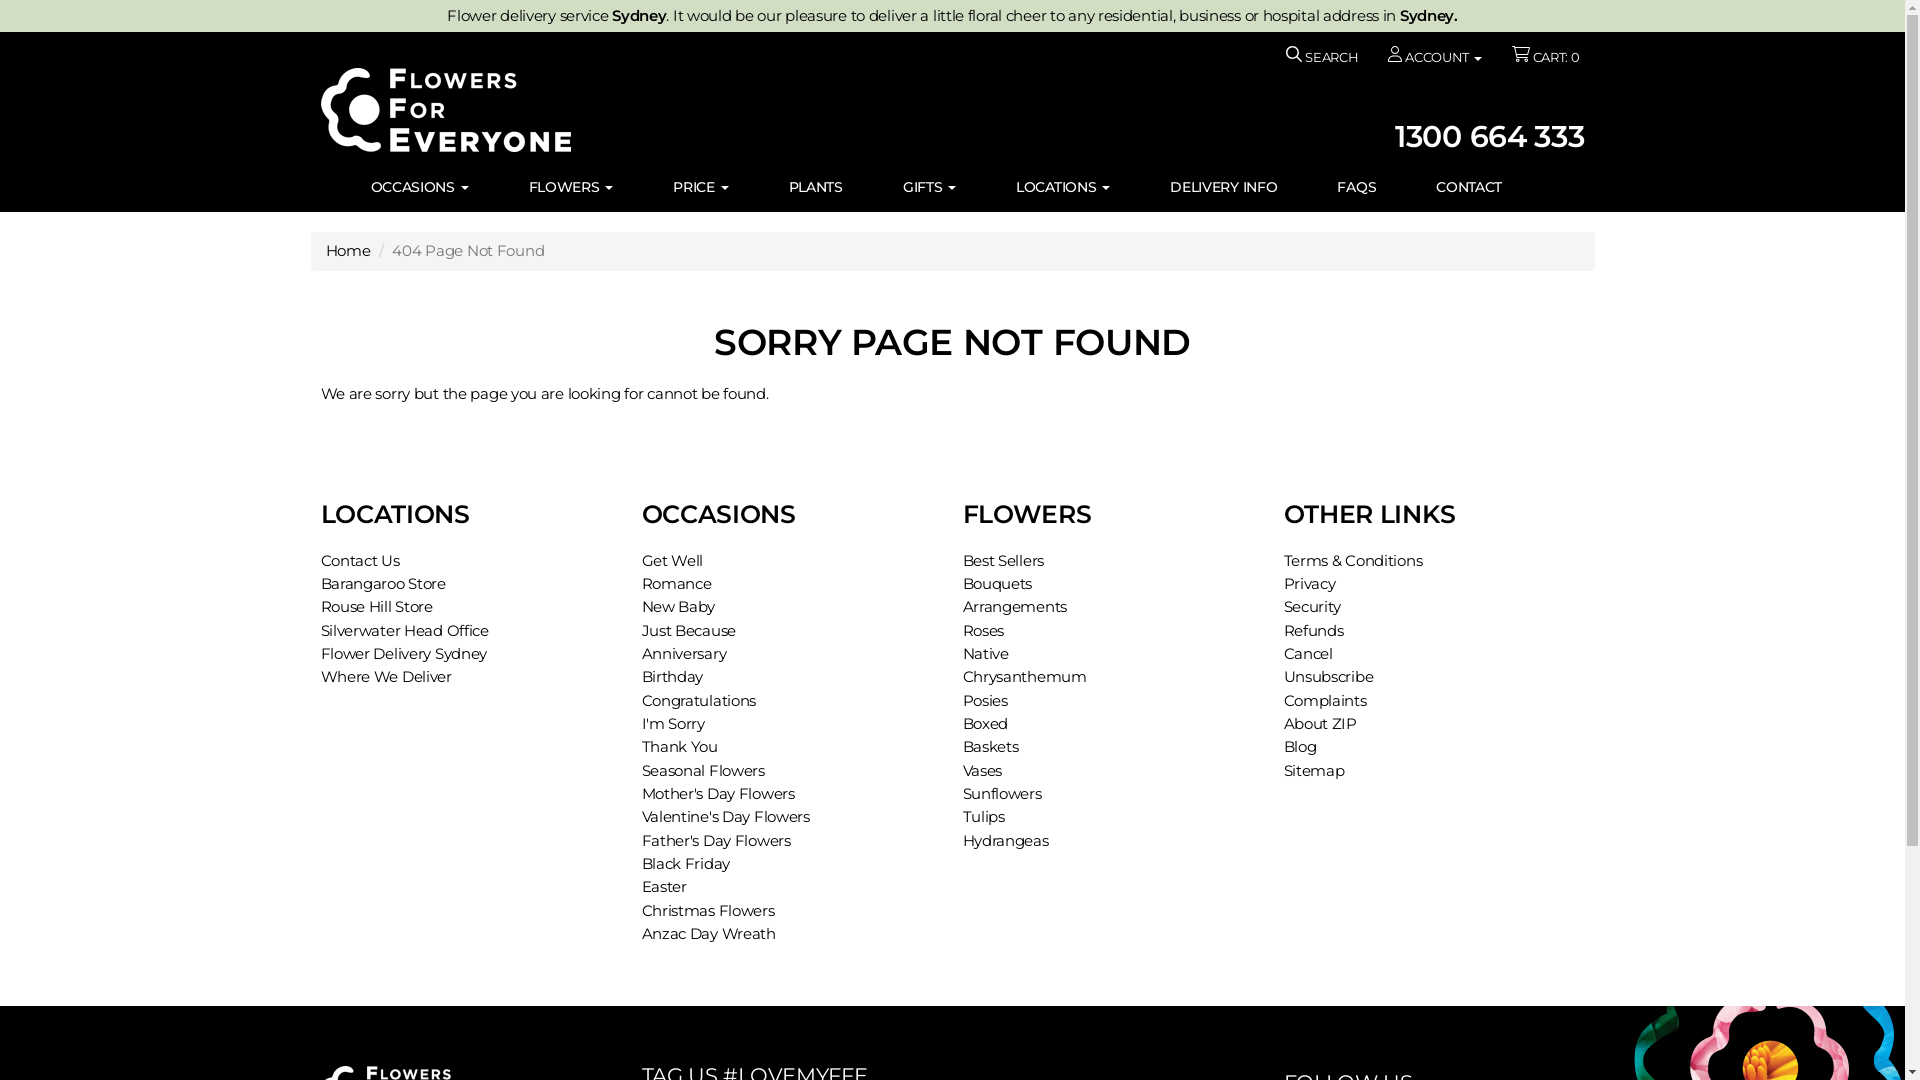 This screenshot has height=1080, width=1920. What do you see at coordinates (1468, 186) in the screenshot?
I see `'CONTACT'` at bounding box center [1468, 186].